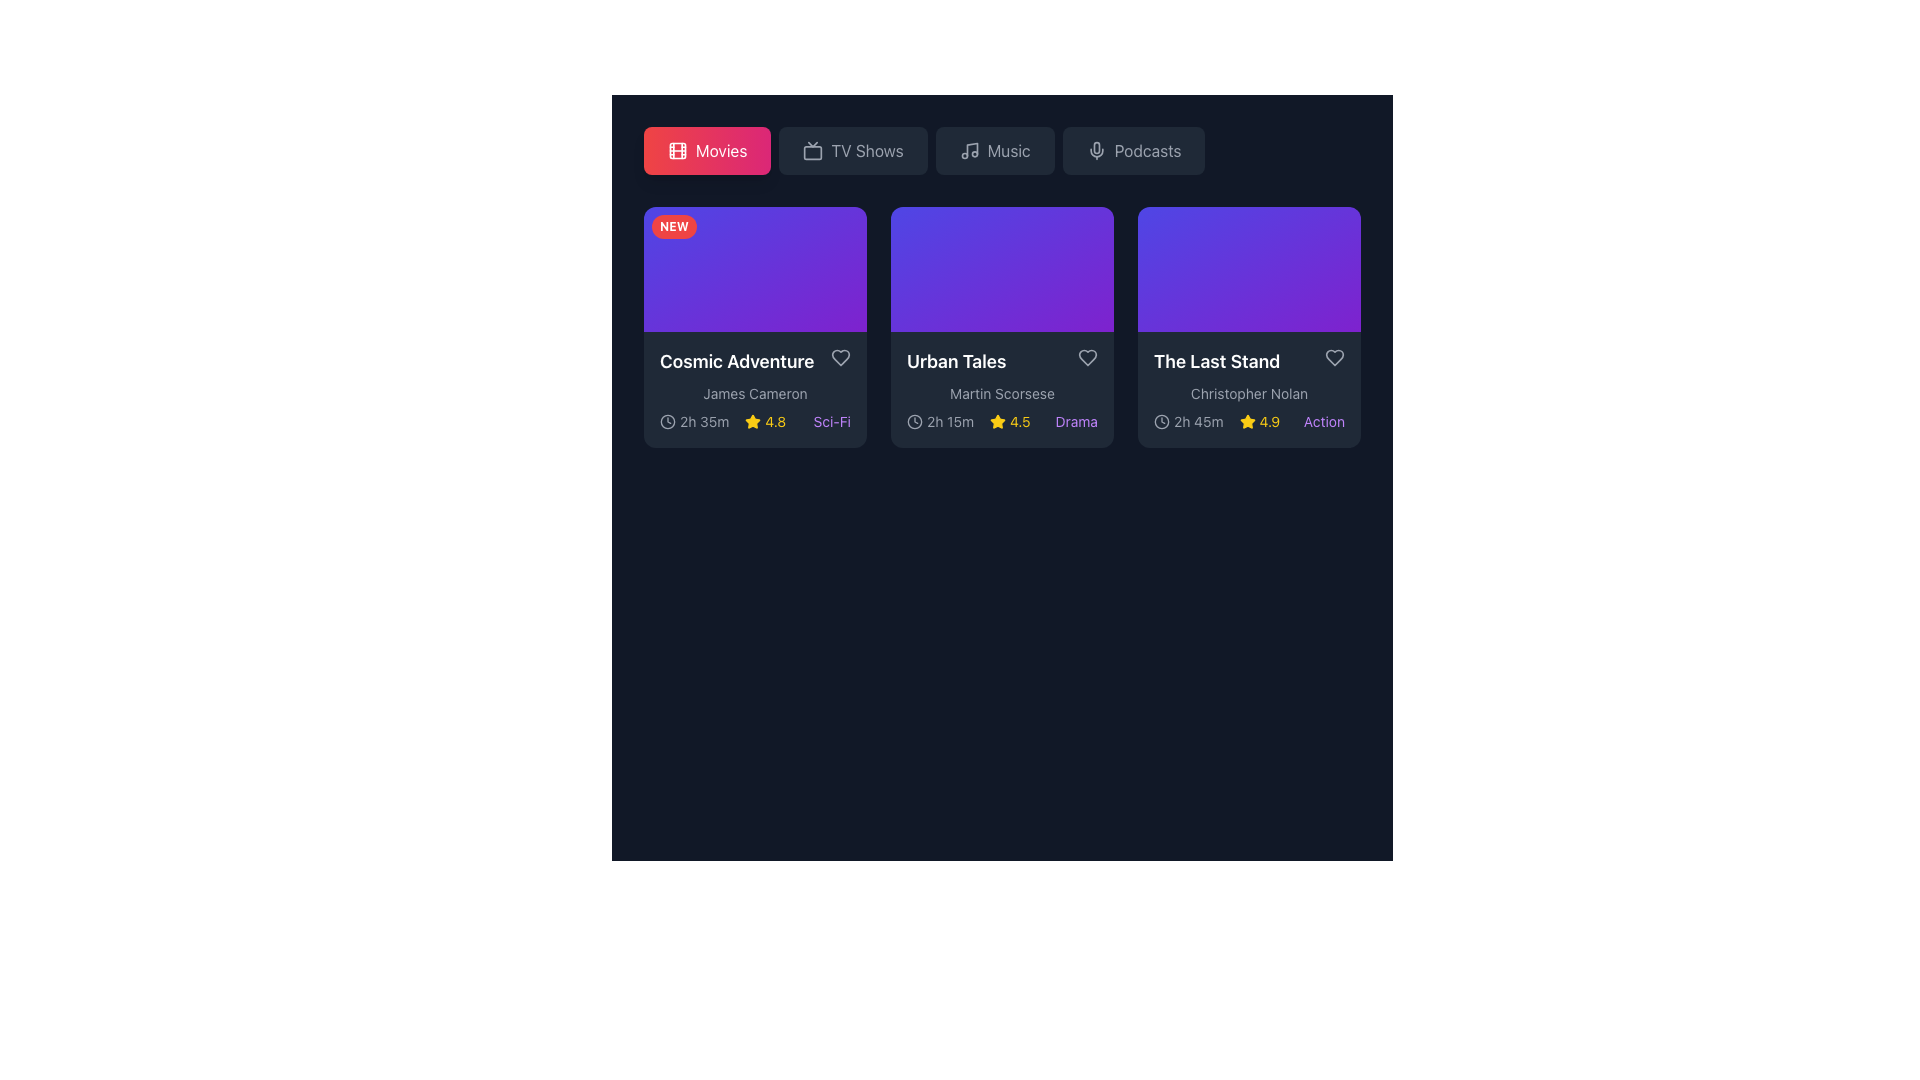  What do you see at coordinates (853, 149) in the screenshot?
I see `the interactive button in the navigation bar that serves as a navigation option to redirect the user to the TV shows section` at bounding box center [853, 149].